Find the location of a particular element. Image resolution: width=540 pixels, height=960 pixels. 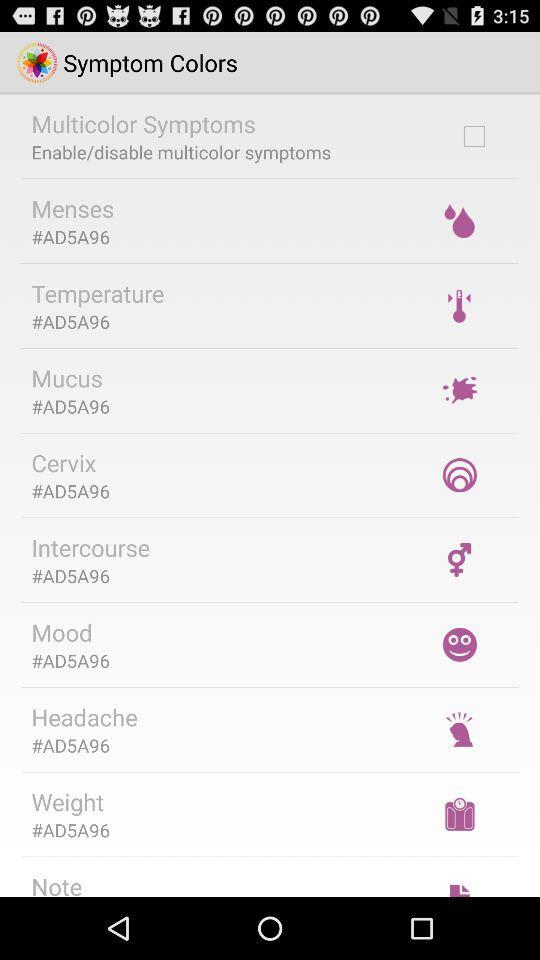

menses icon is located at coordinates (71, 208).